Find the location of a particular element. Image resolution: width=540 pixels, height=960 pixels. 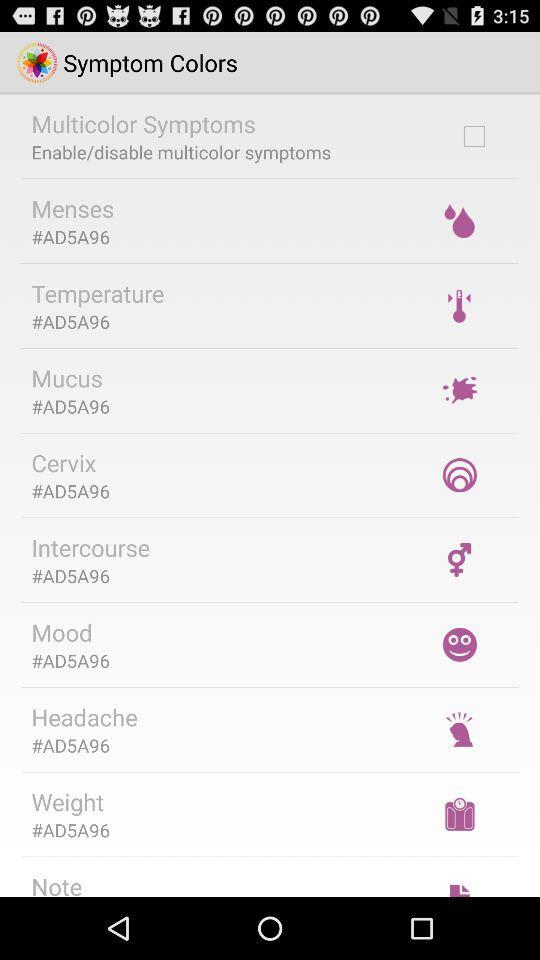

menses icon is located at coordinates (71, 208).